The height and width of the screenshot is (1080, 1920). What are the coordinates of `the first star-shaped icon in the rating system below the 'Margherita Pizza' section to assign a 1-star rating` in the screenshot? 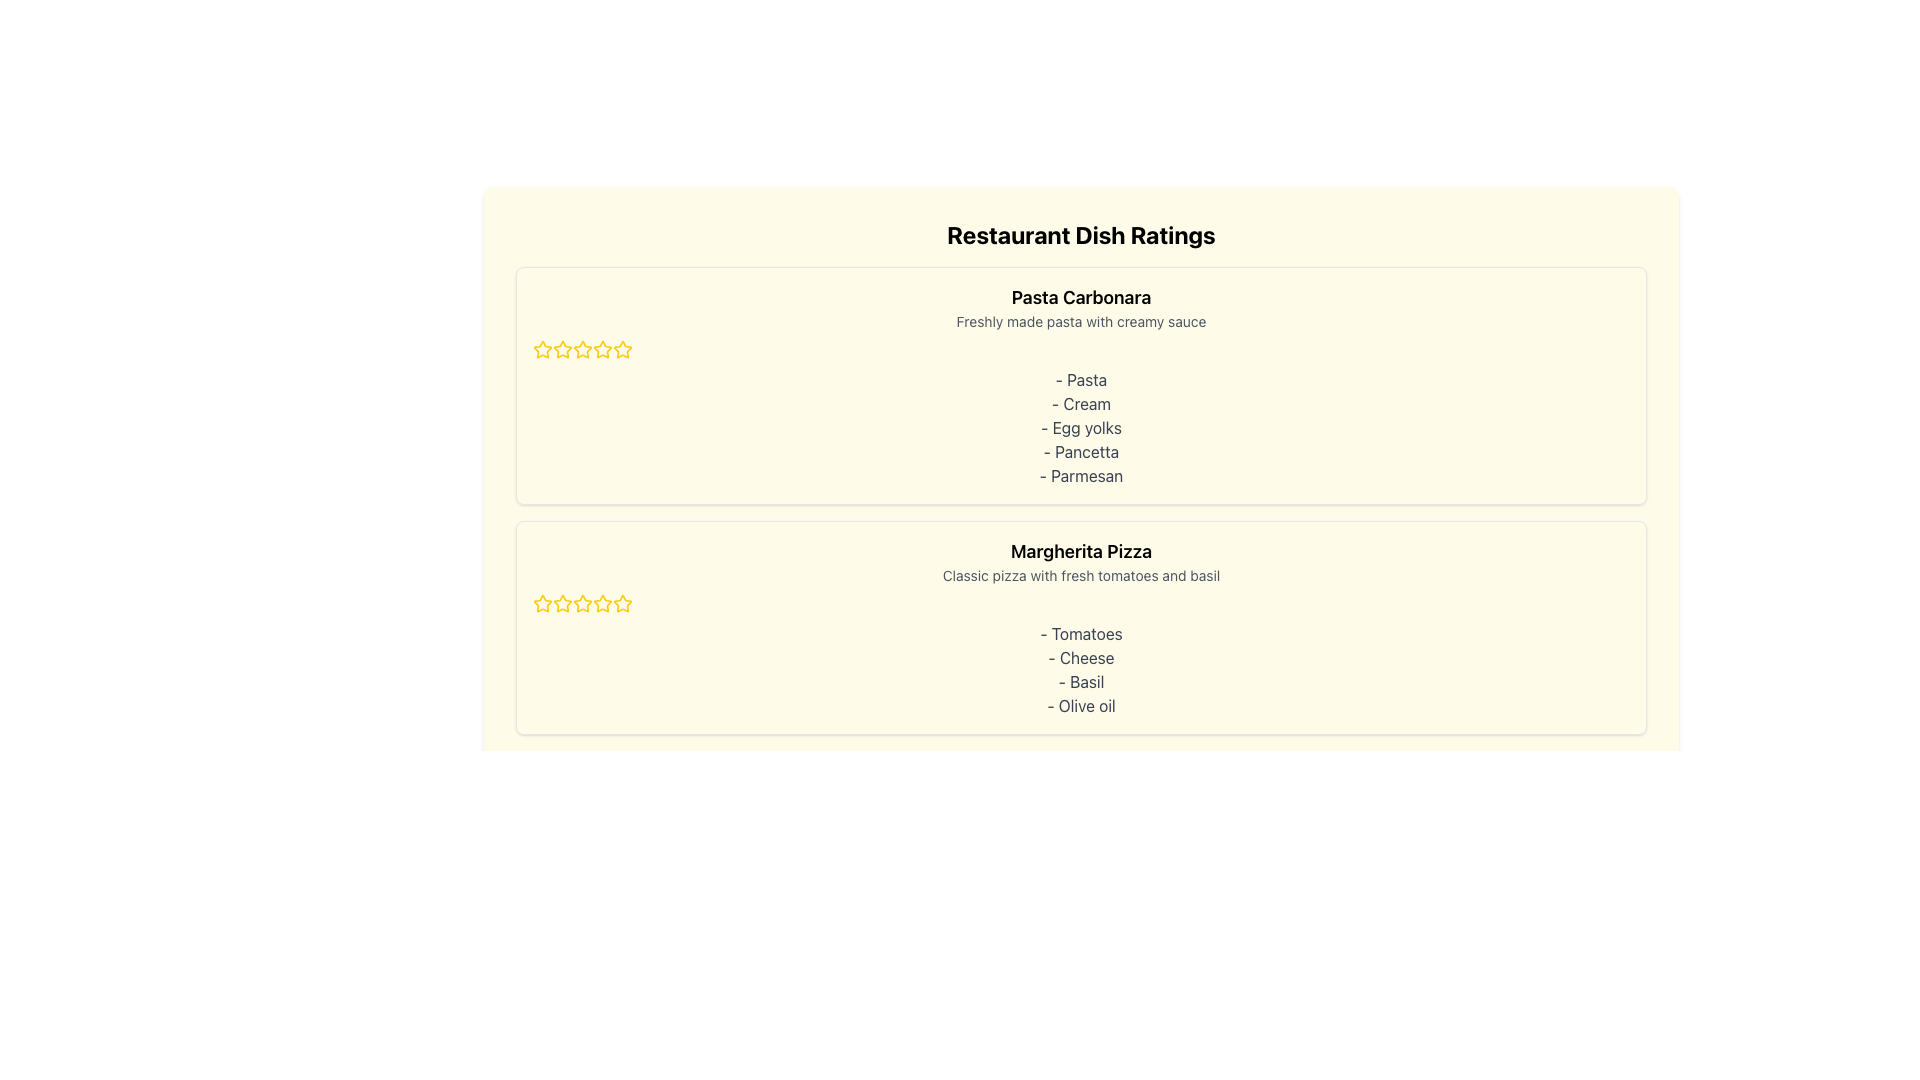 It's located at (542, 603).